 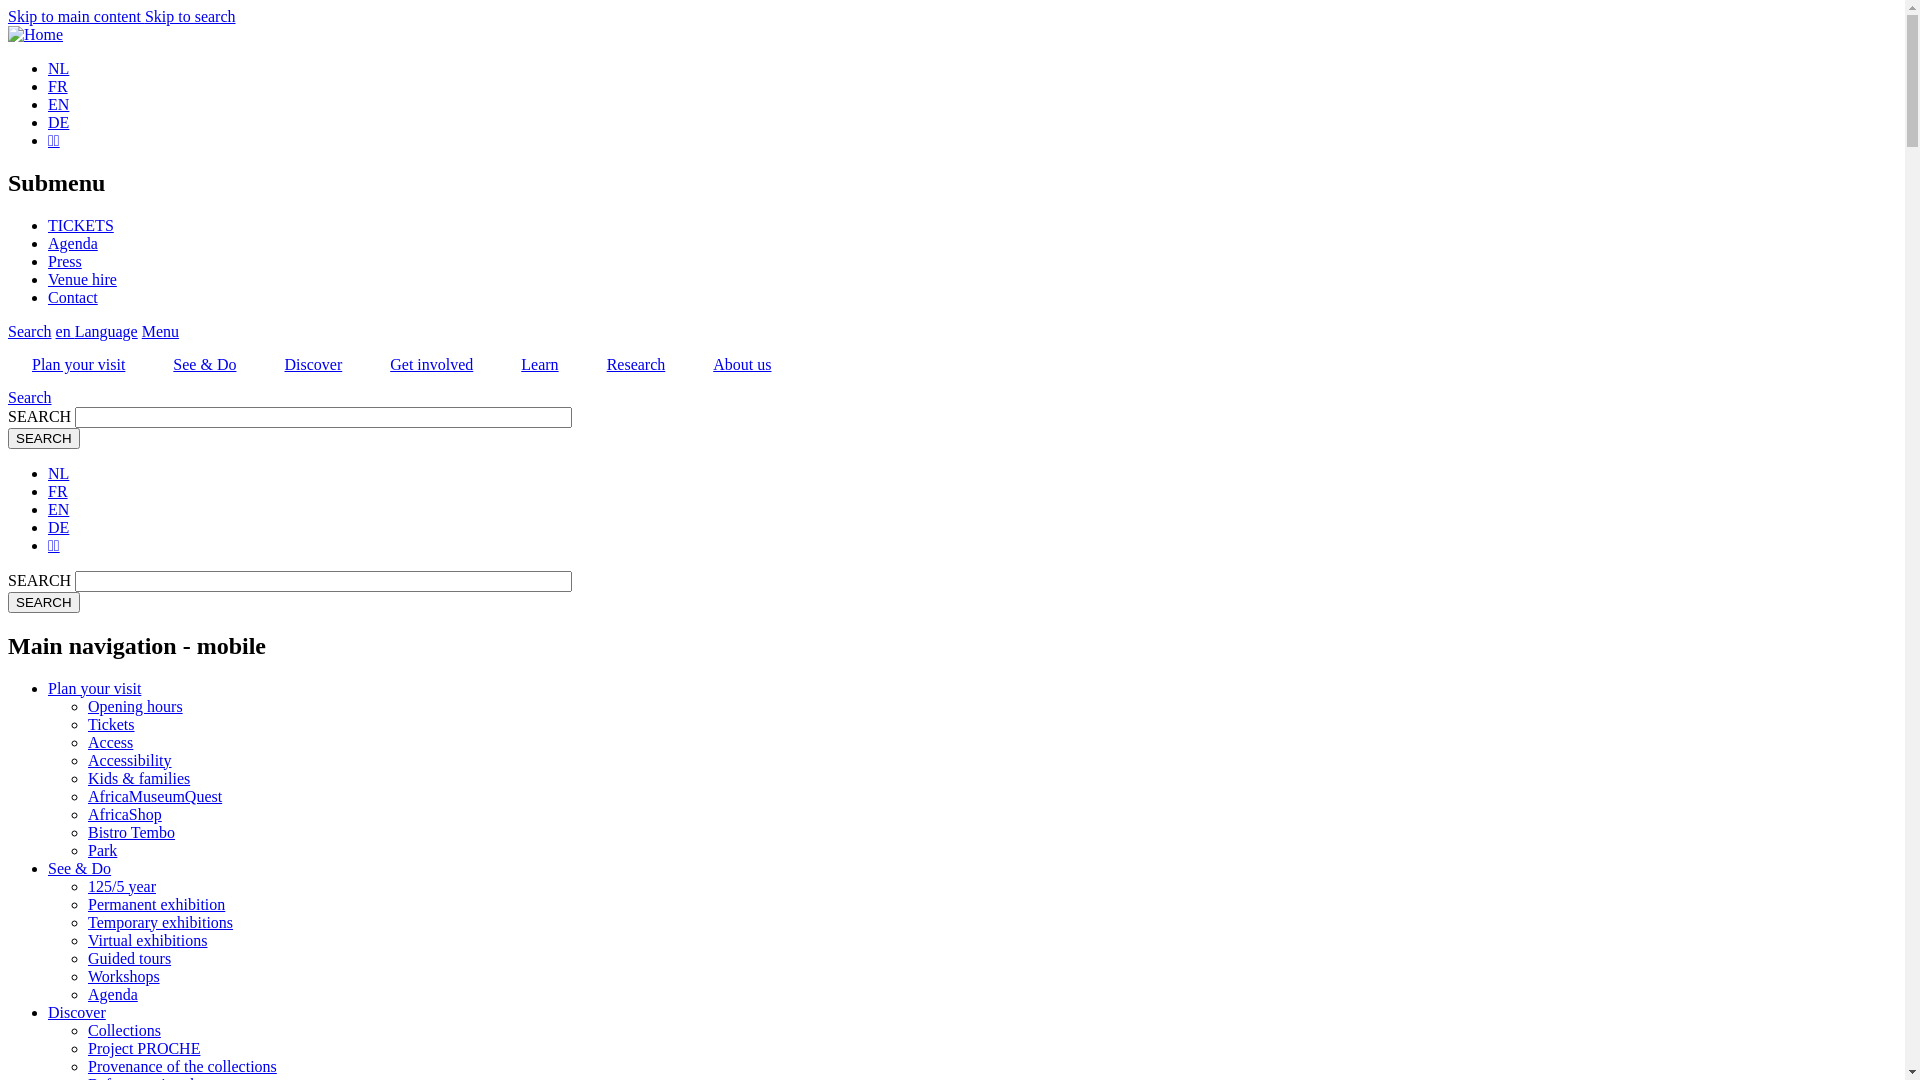 What do you see at coordinates (109, 742) in the screenshot?
I see `'Access'` at bounding box center [109, 742].